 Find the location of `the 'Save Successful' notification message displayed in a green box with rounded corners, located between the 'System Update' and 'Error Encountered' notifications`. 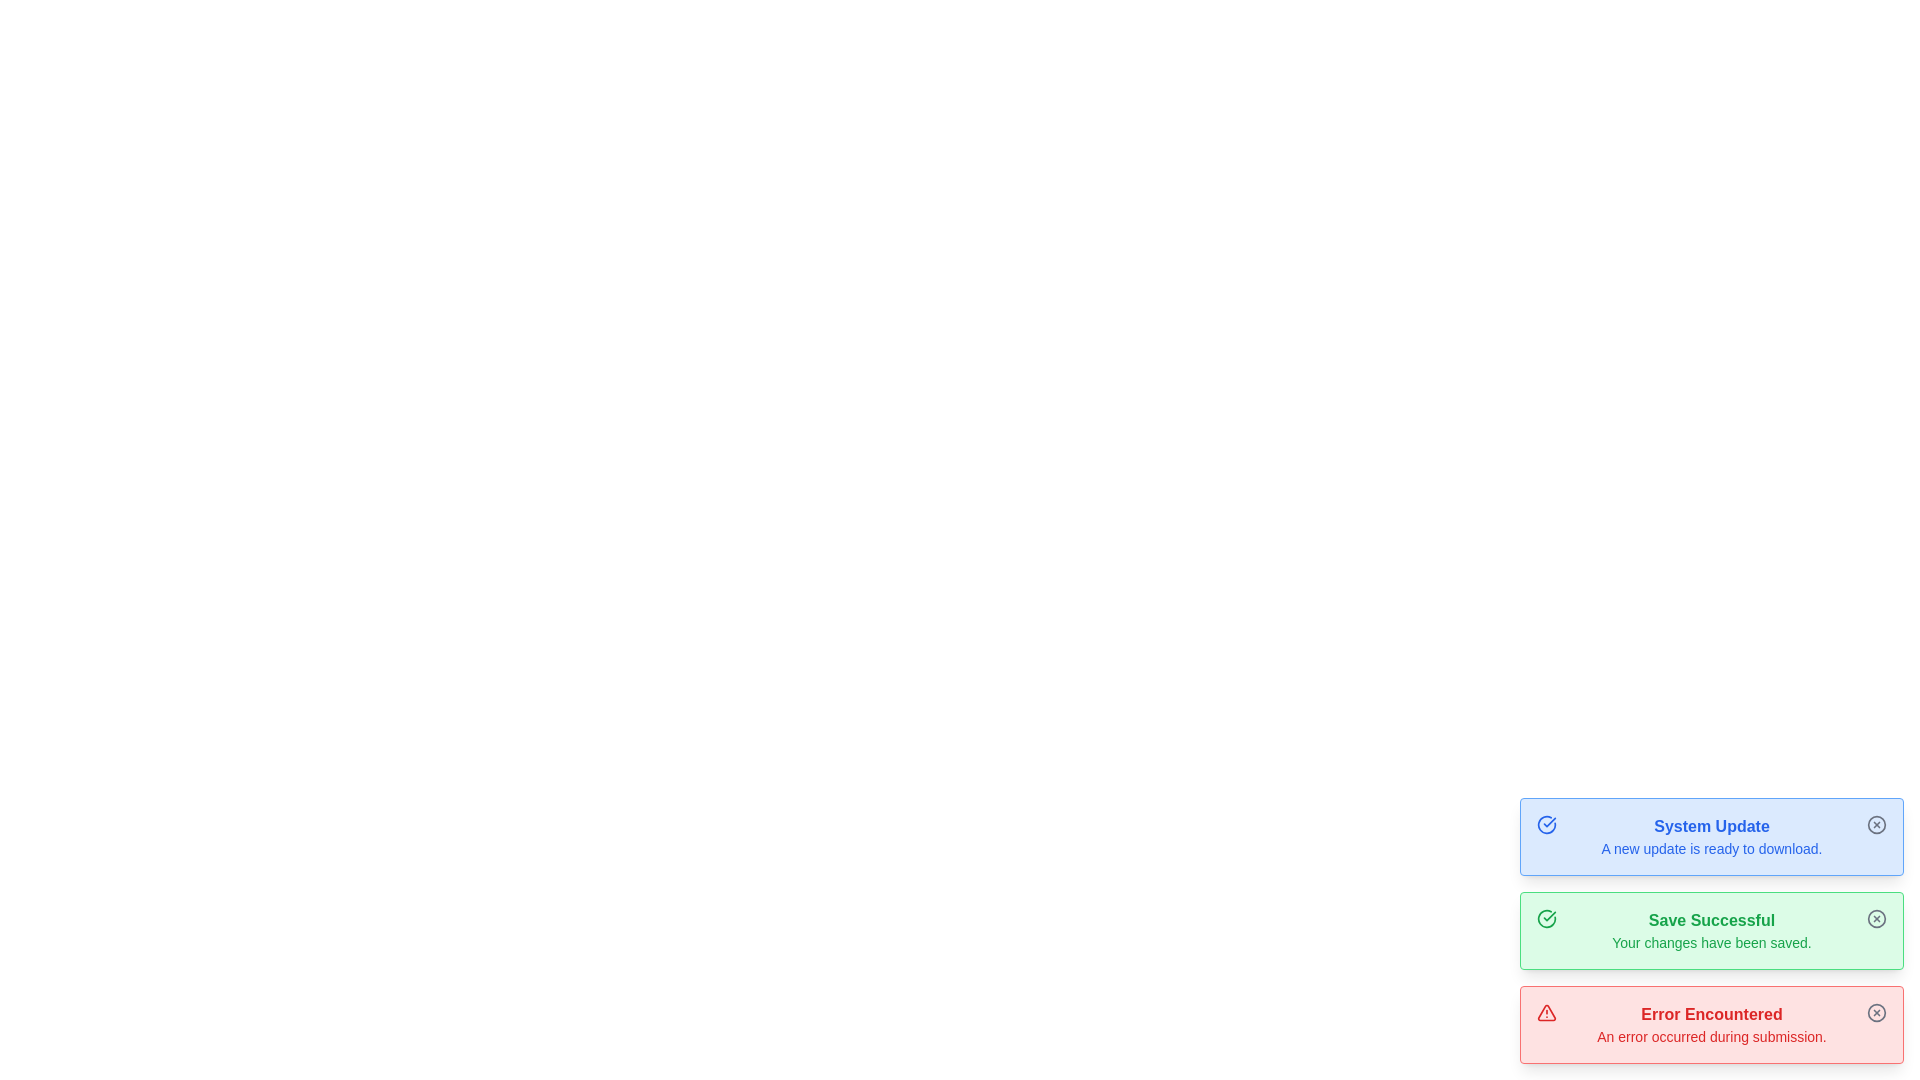

the 'Save Successful' notification message displayed in a green box with rounded corners, located between the 'System Update' and 'Error Encountered' notifications is located at coordinates (1711, 930).